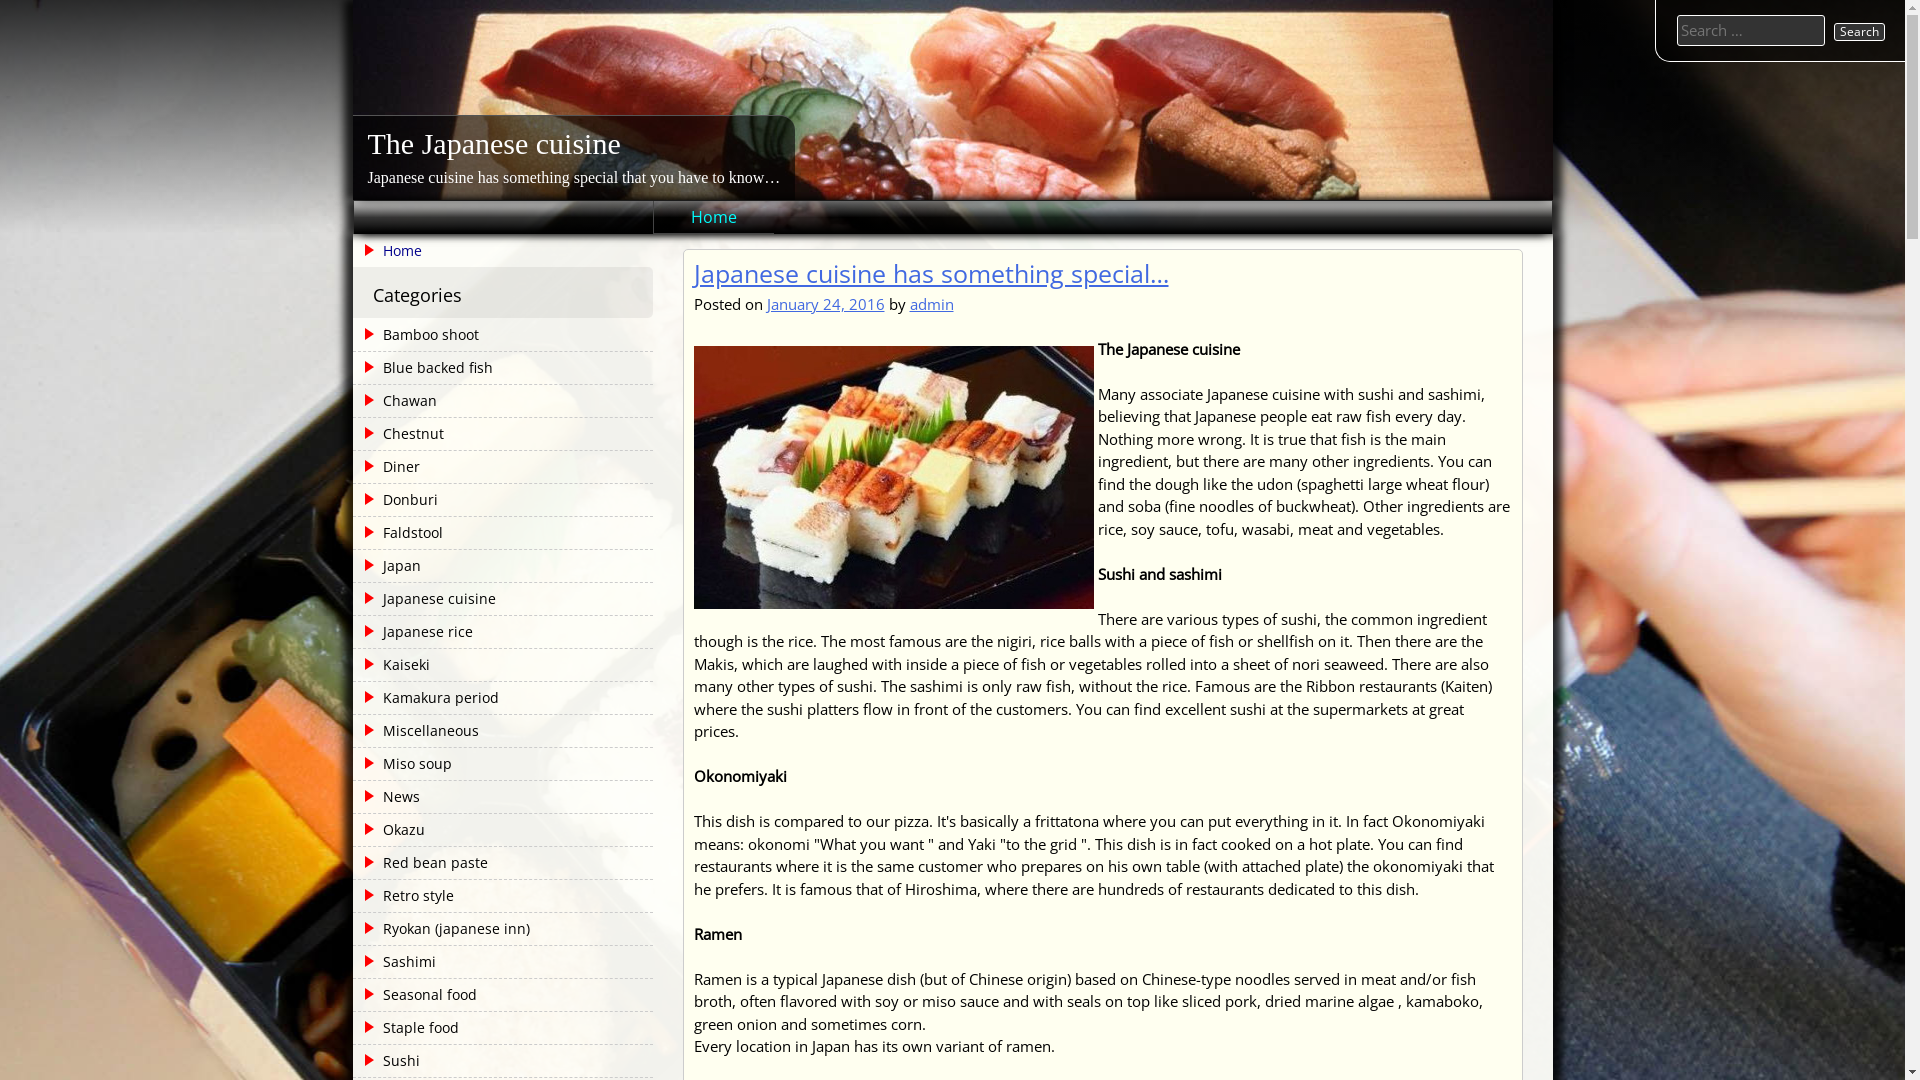 The image size is (1920, 1080). Describe the element at coordinates (351, 829) in the screenshot. I see `'Okazu'` at that location.